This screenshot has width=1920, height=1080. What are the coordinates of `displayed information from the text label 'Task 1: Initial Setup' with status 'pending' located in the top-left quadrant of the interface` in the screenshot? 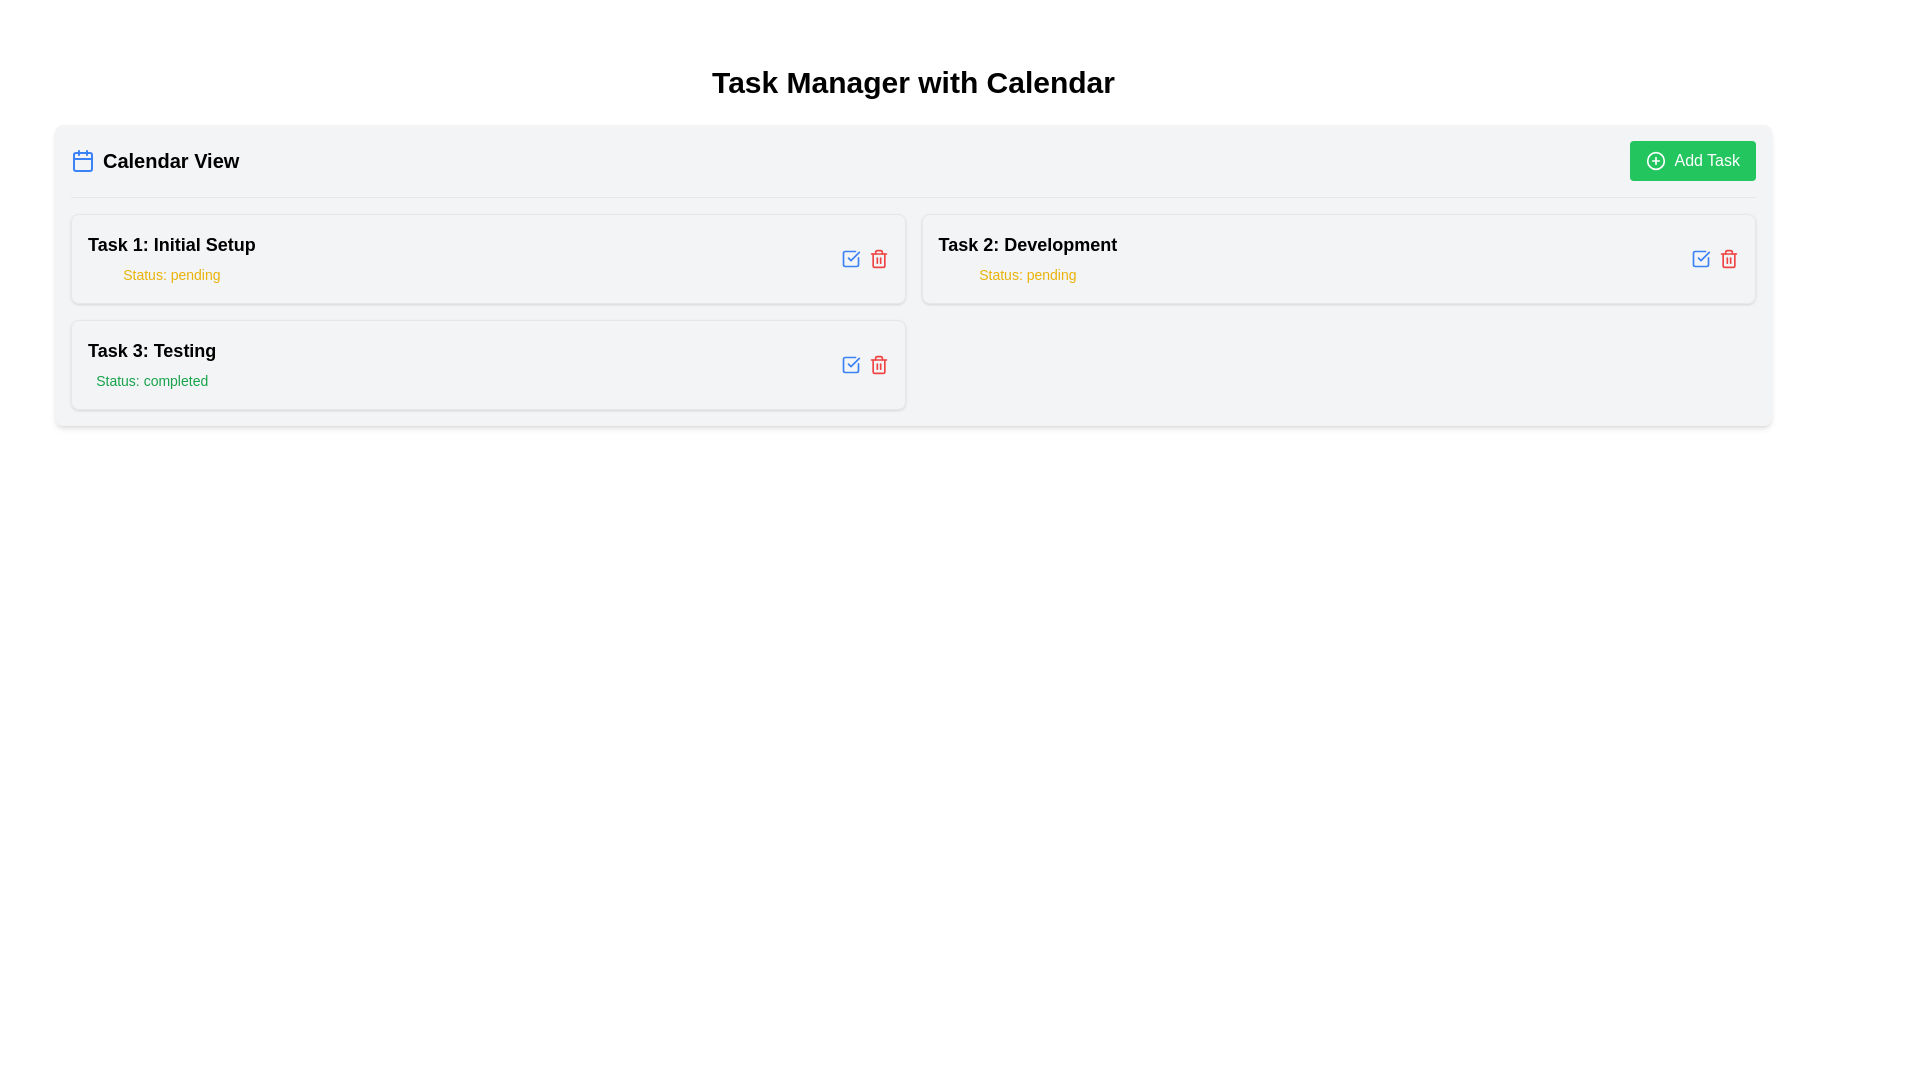 It's located at (171, 257).